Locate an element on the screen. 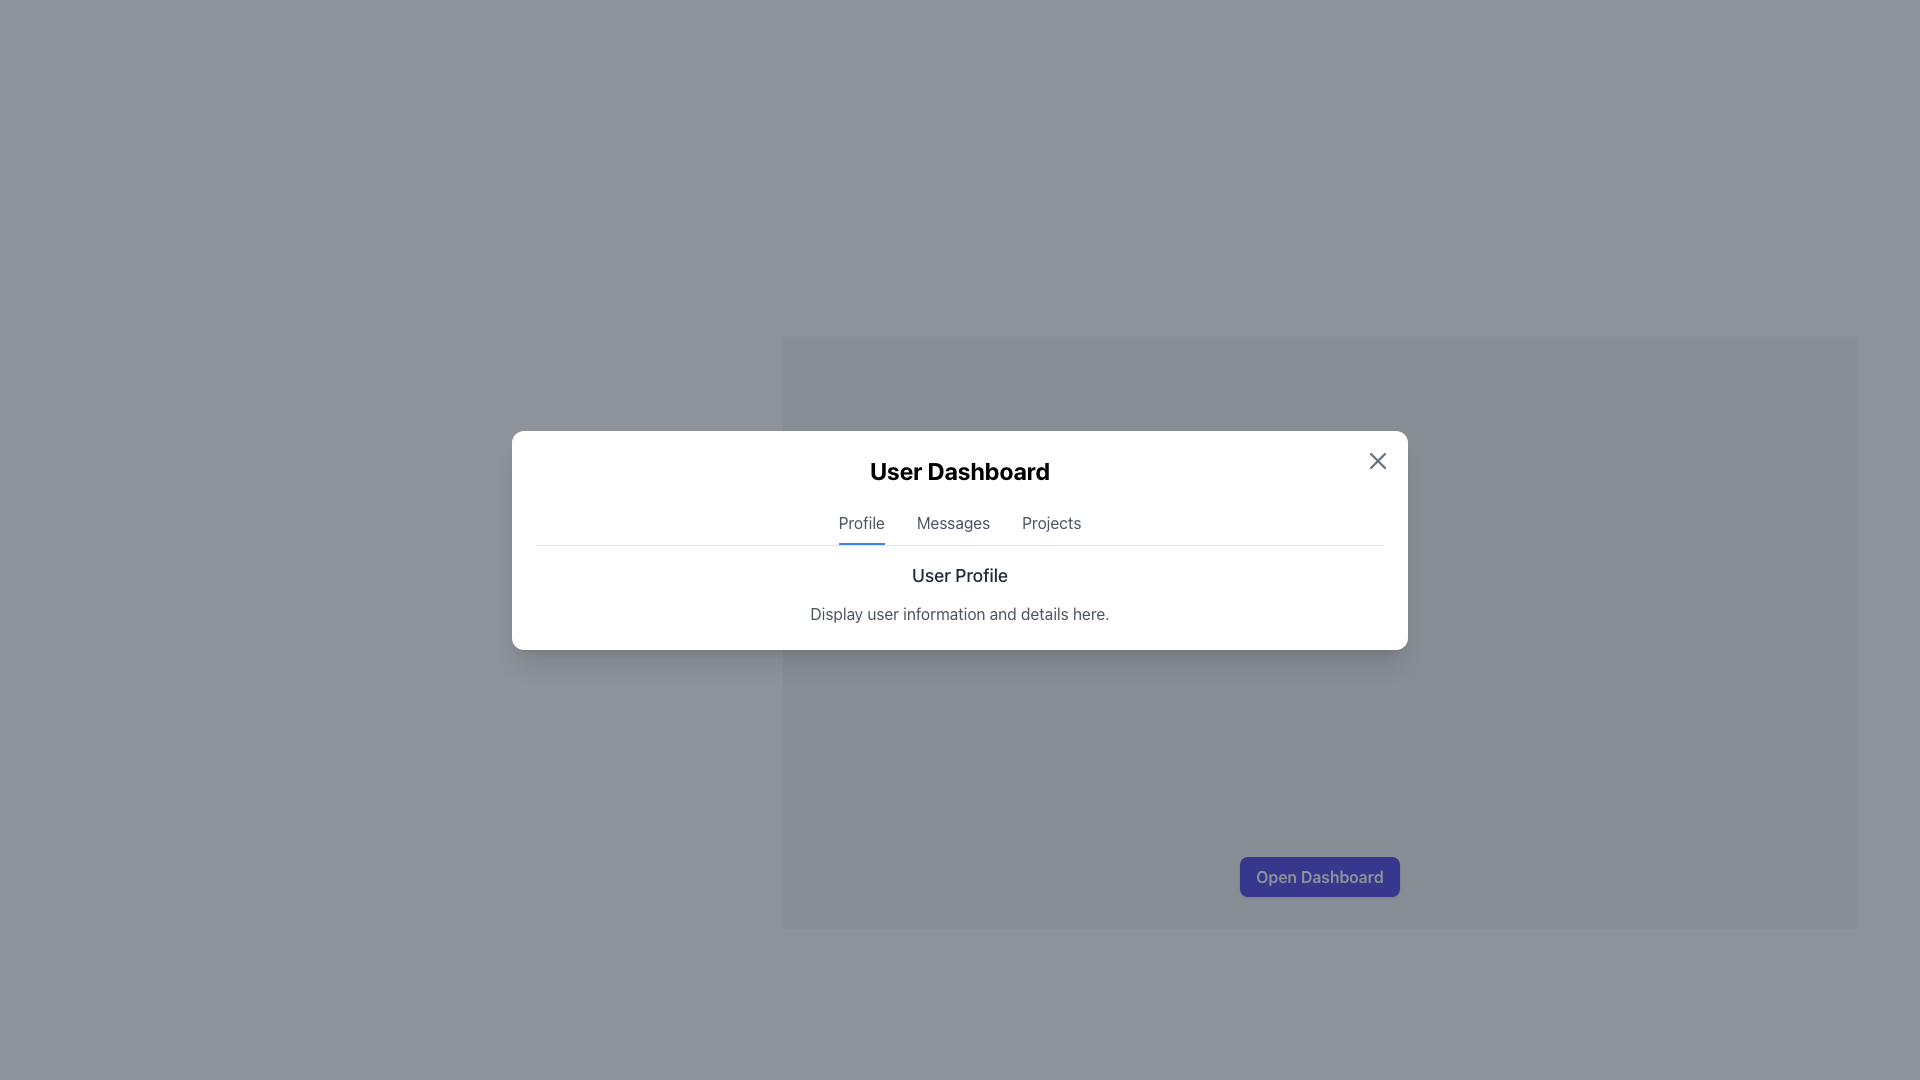  the intersecting line of the 'X' icon in the top-right area of the modal dialog labeled 'User Dashboard' to dismiss the modal is located at coordinates (1376, 460).